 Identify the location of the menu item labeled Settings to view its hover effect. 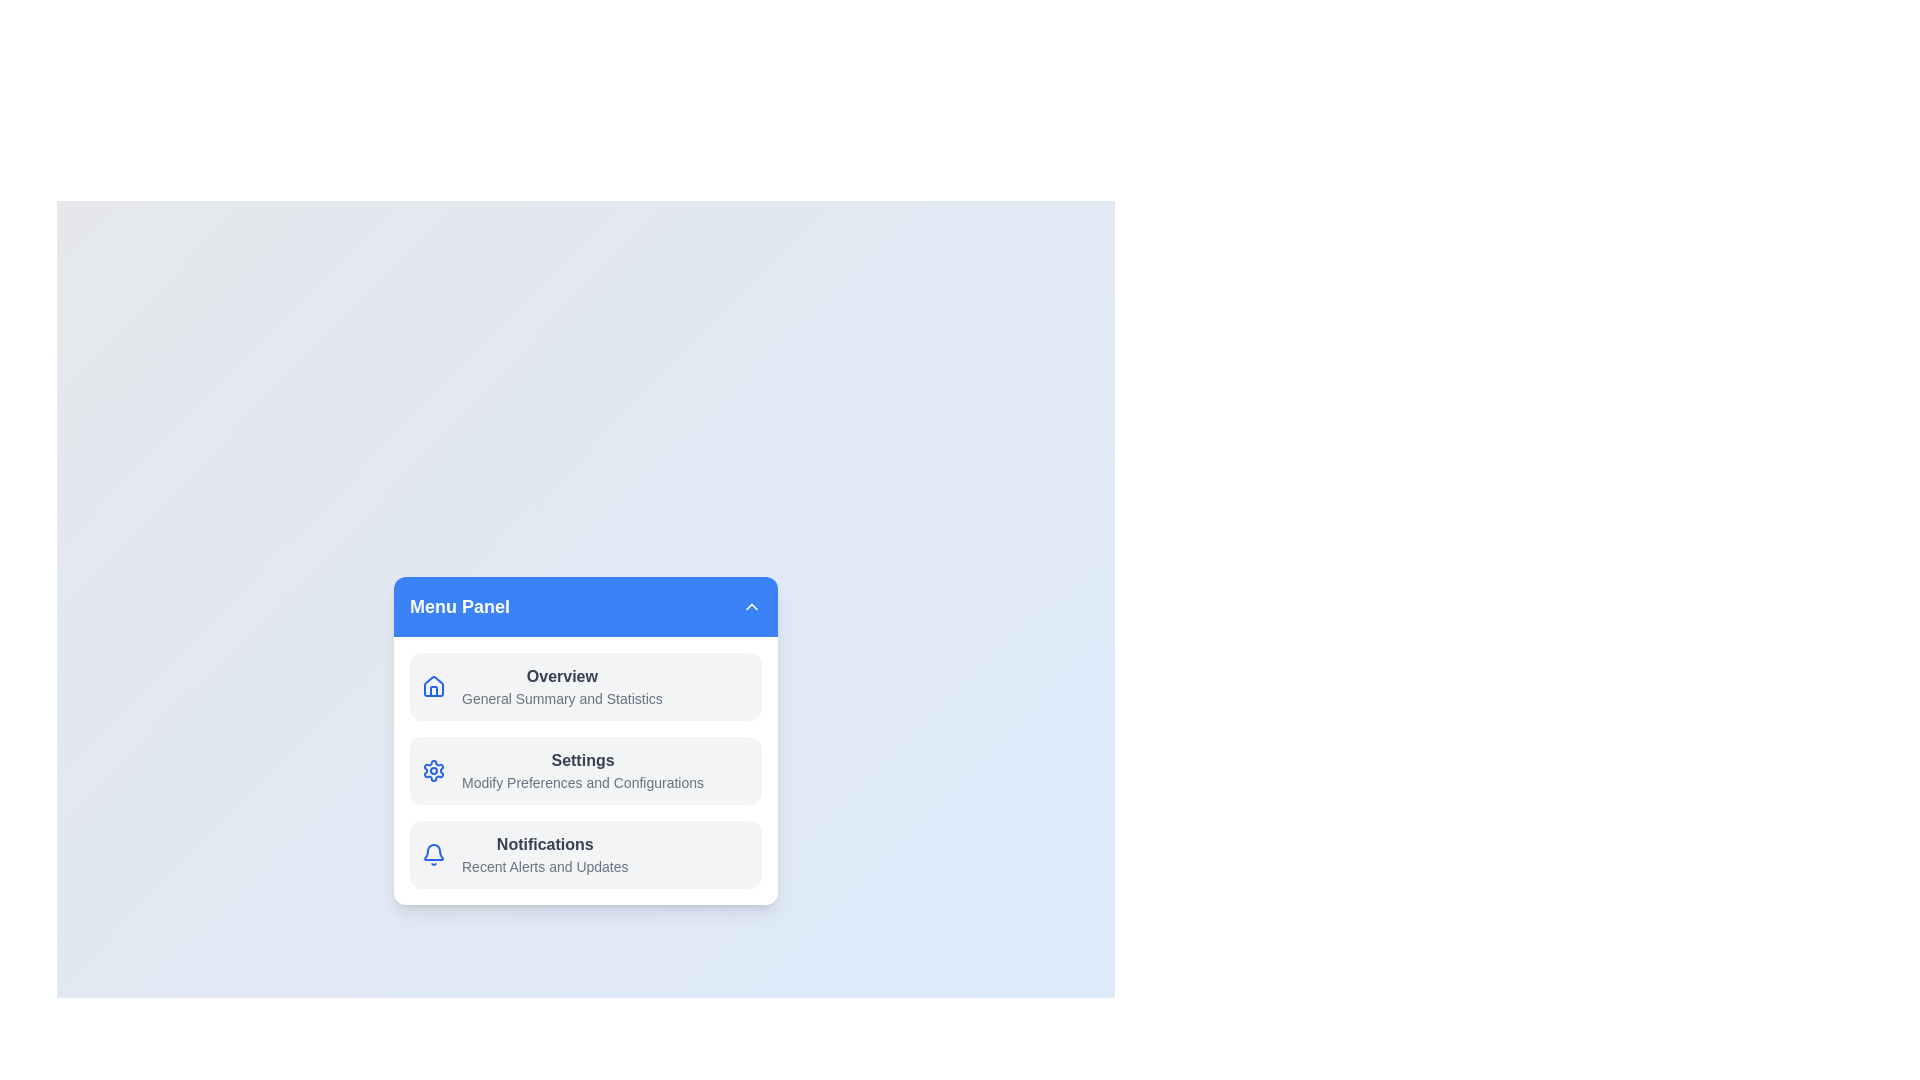
(584, 770).